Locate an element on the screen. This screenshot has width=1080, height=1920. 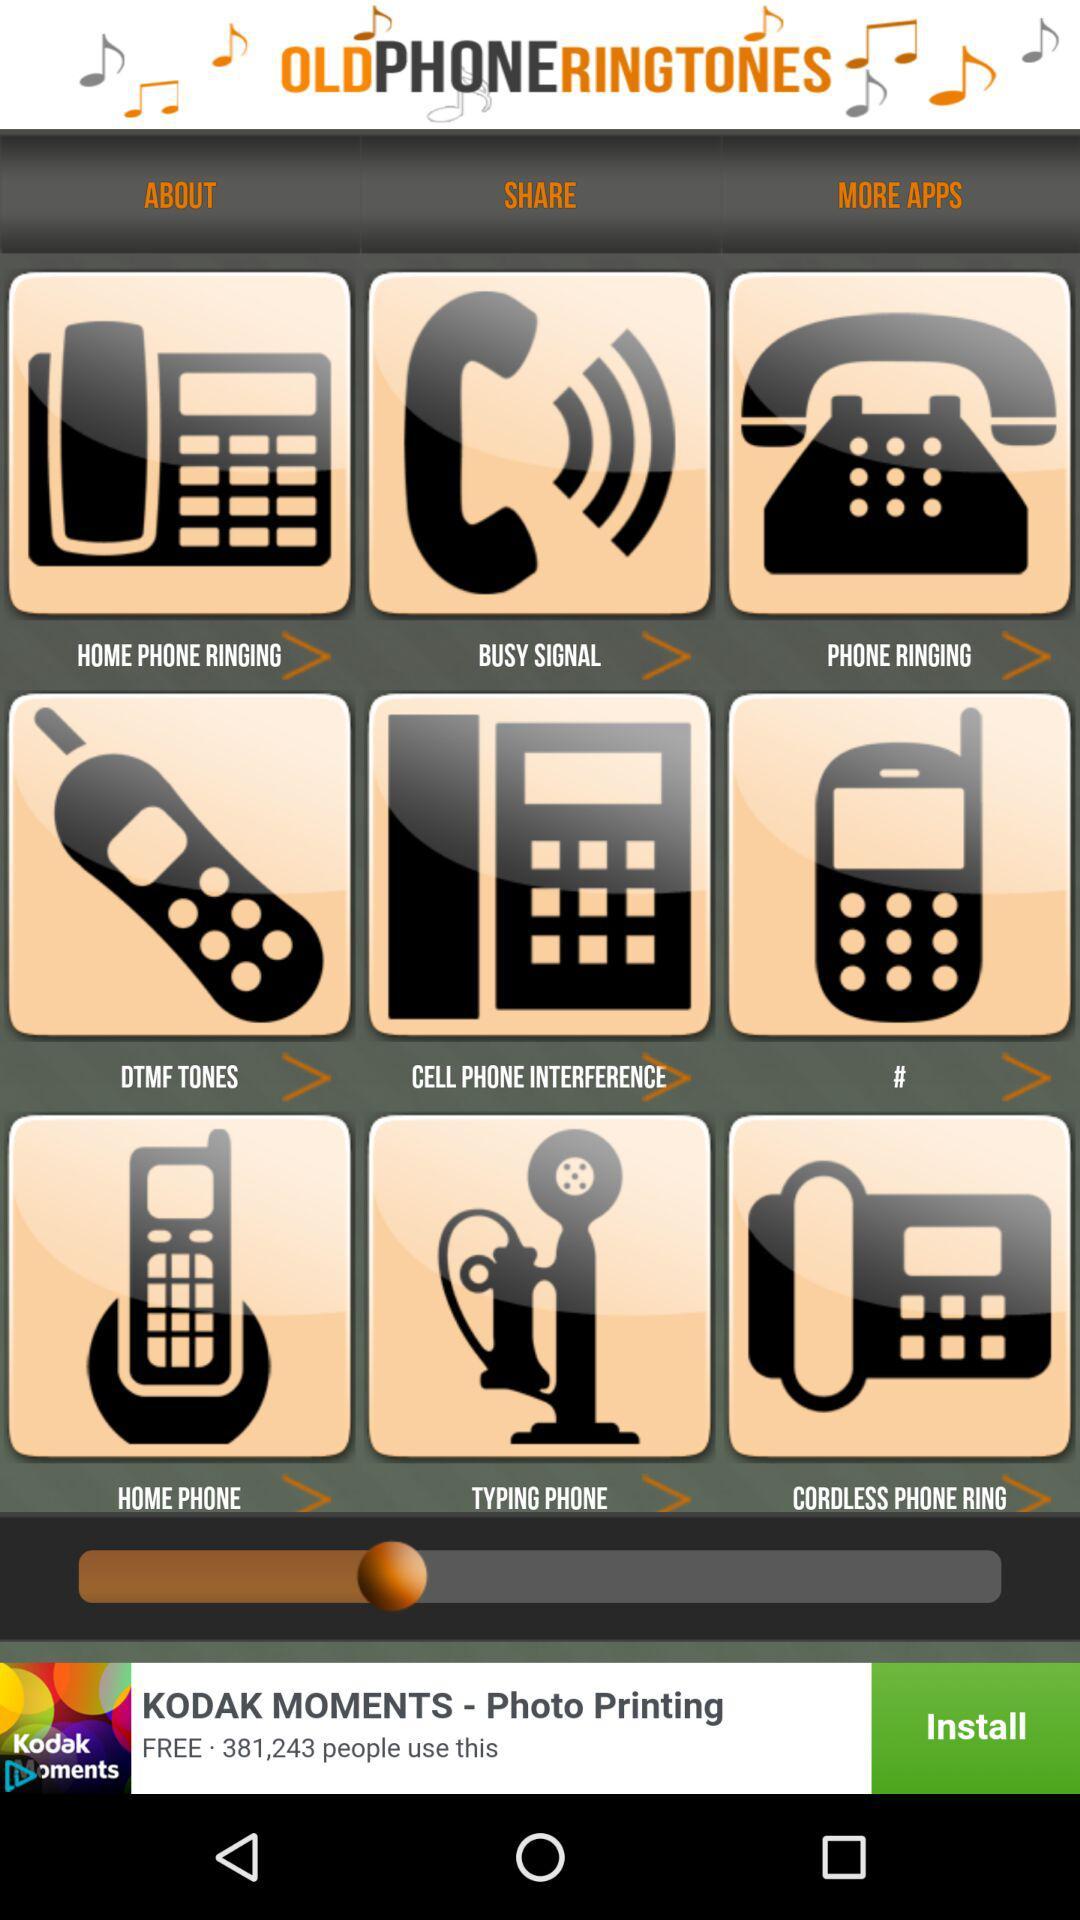
play is located at coordinates (666, 1487).